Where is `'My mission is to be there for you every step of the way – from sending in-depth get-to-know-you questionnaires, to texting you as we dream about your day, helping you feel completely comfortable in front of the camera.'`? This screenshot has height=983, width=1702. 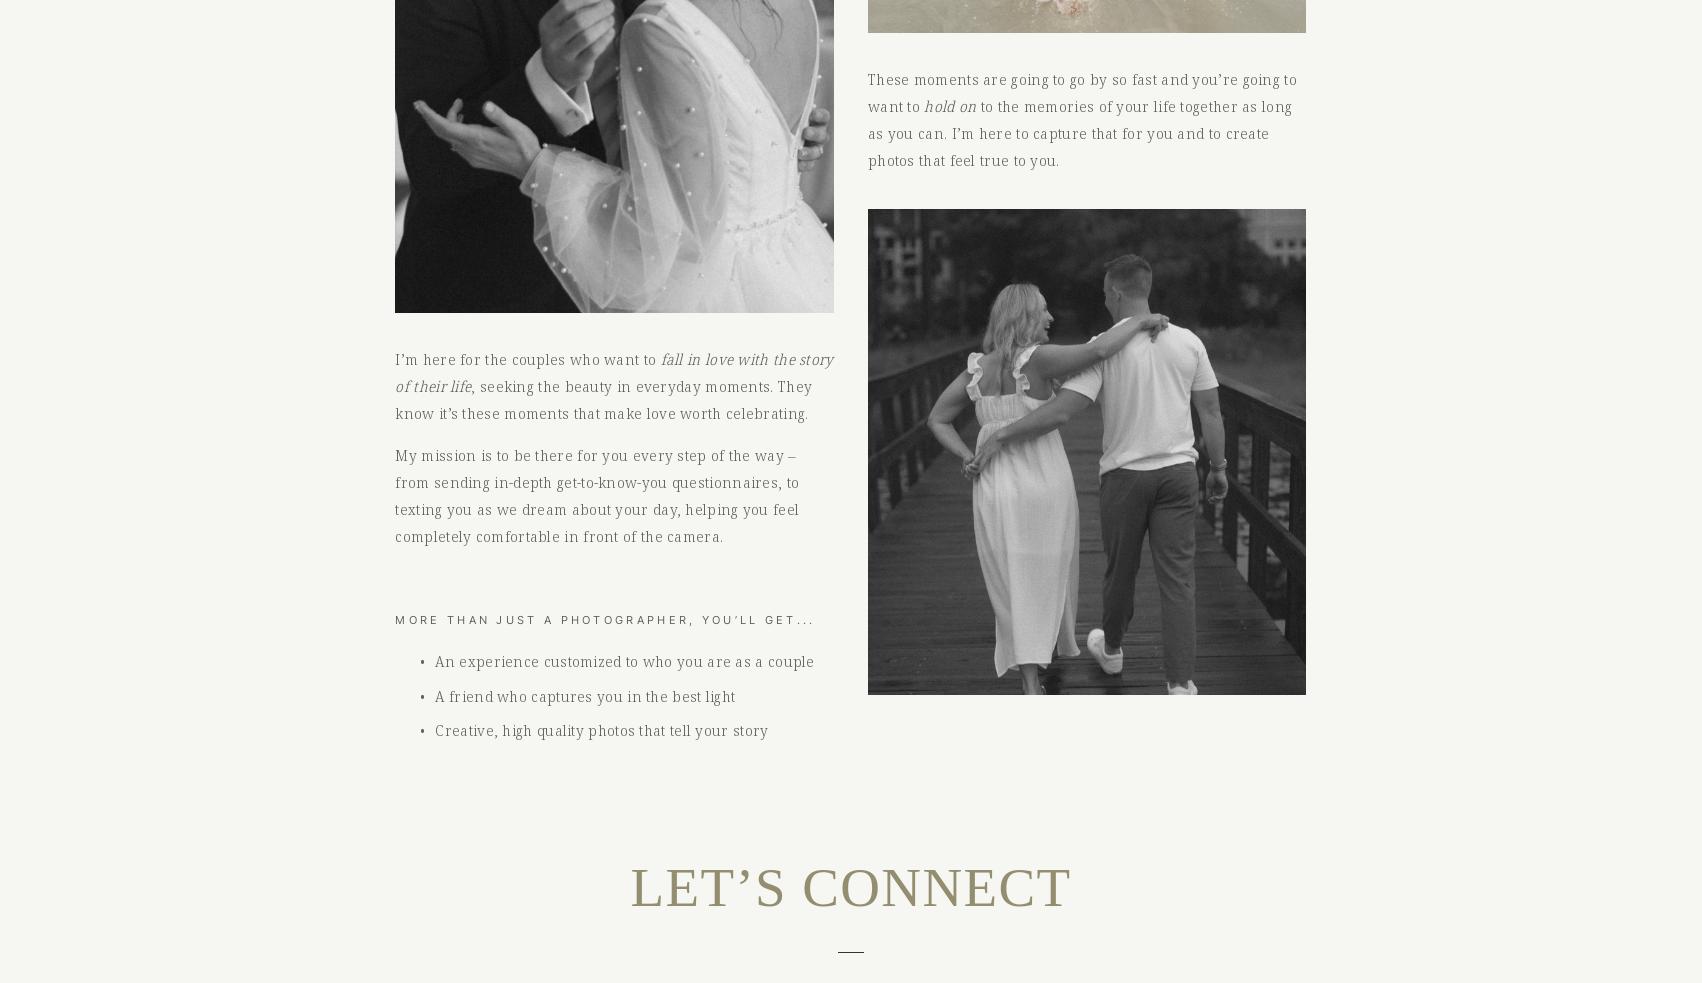
'My mission is to be there for you every step of the way – from sending in-depth get-to-know-you questionnaires, to texting you as we dream about your day, helping you feel completely comfortable in front of the camera.' is located at coordinates (395, 496).